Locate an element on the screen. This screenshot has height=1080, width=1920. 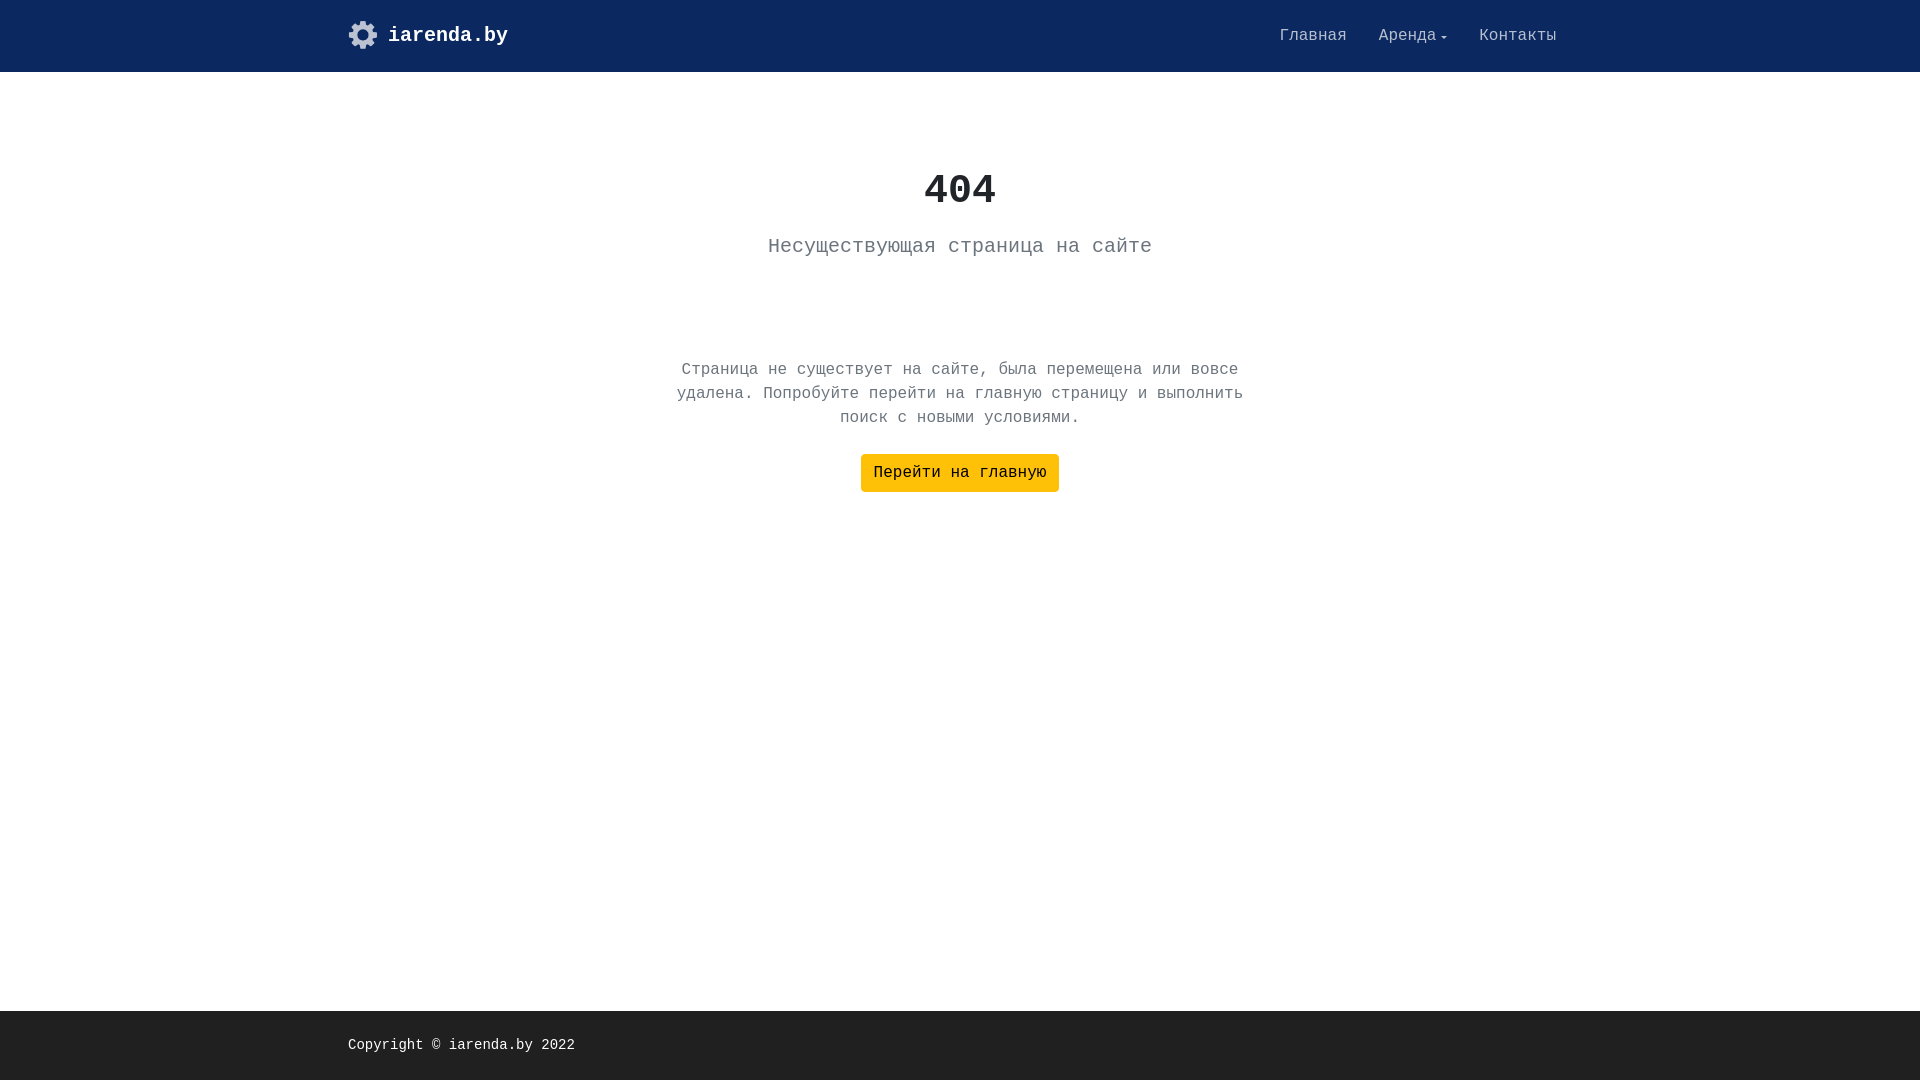
'iarenda.by' is located at coordinates (426, 35).